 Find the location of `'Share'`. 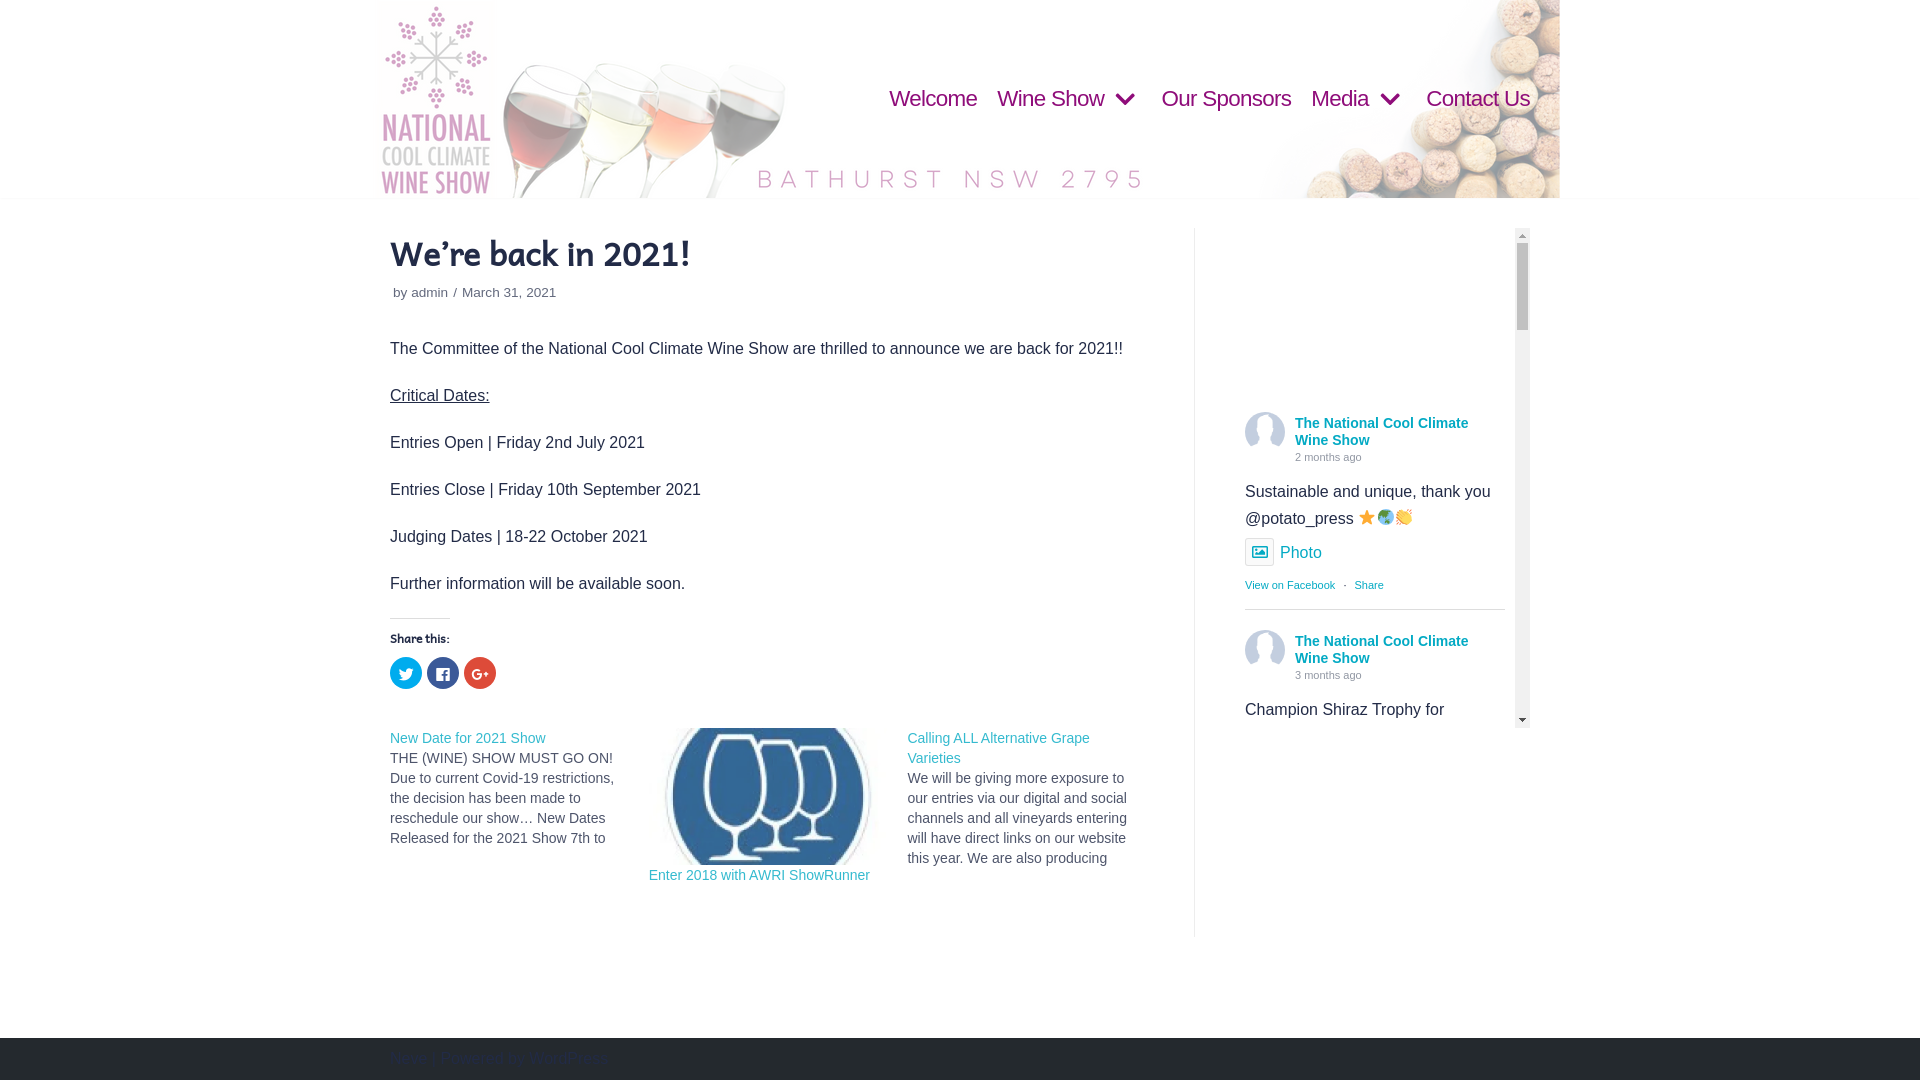

'Share' is located at coordinates (1367, 585).